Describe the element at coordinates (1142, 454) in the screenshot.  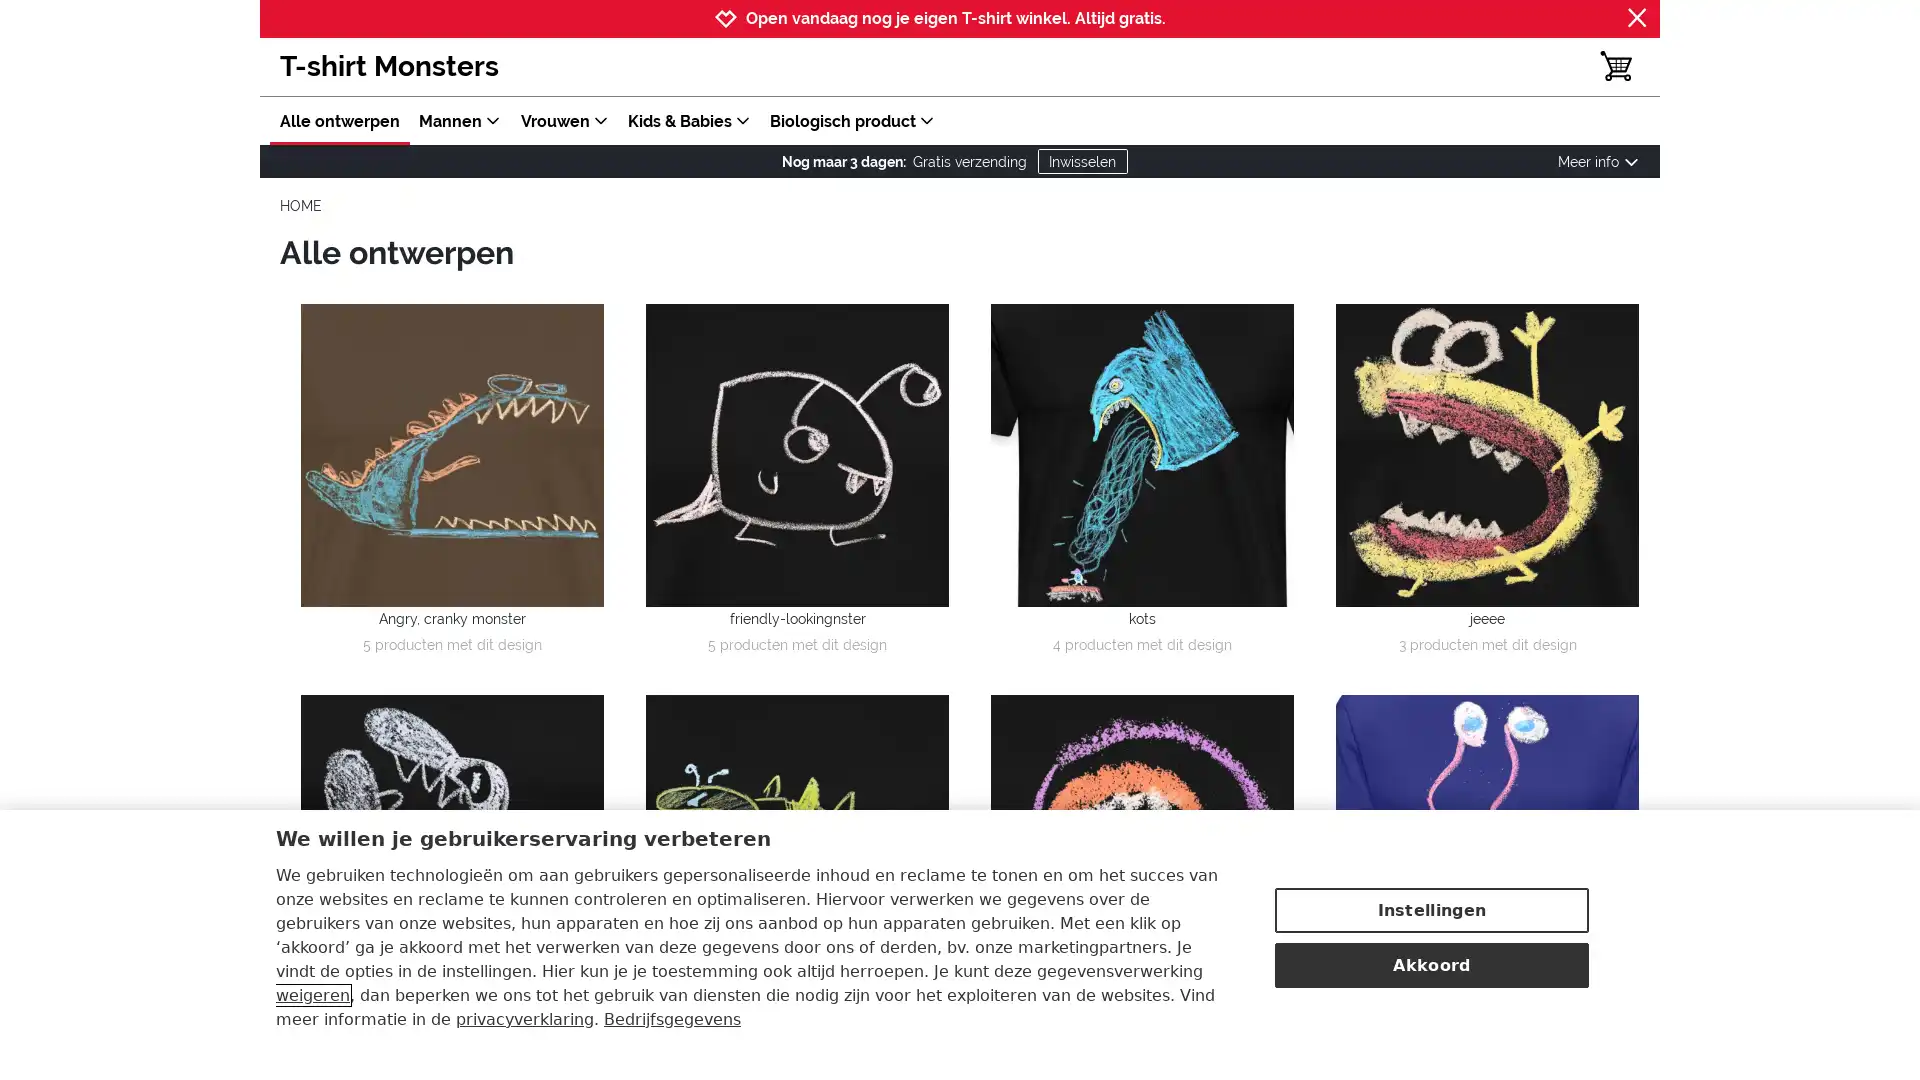
I see `kots - Mannen Premium T-shirt` at that location.